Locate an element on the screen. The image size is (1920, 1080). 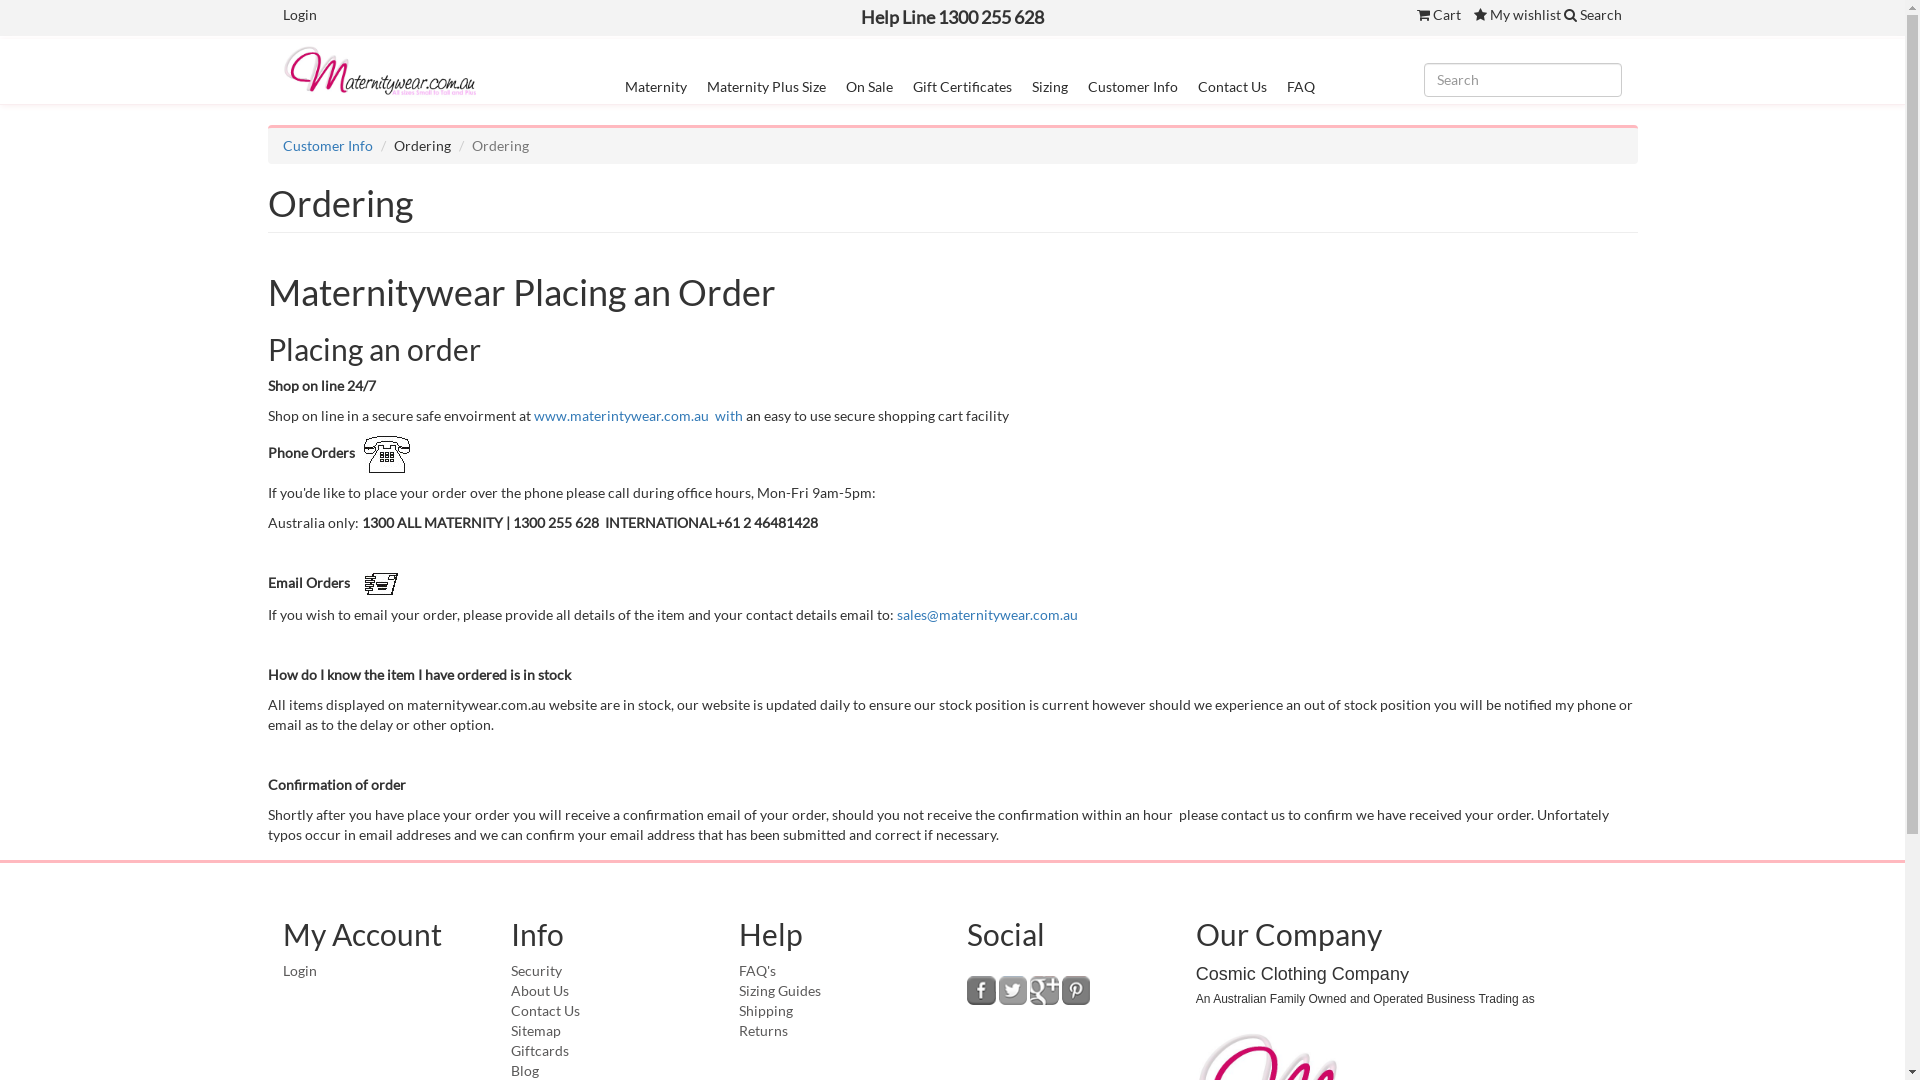
'My wishlist' is located at coordinates (1517, 15).